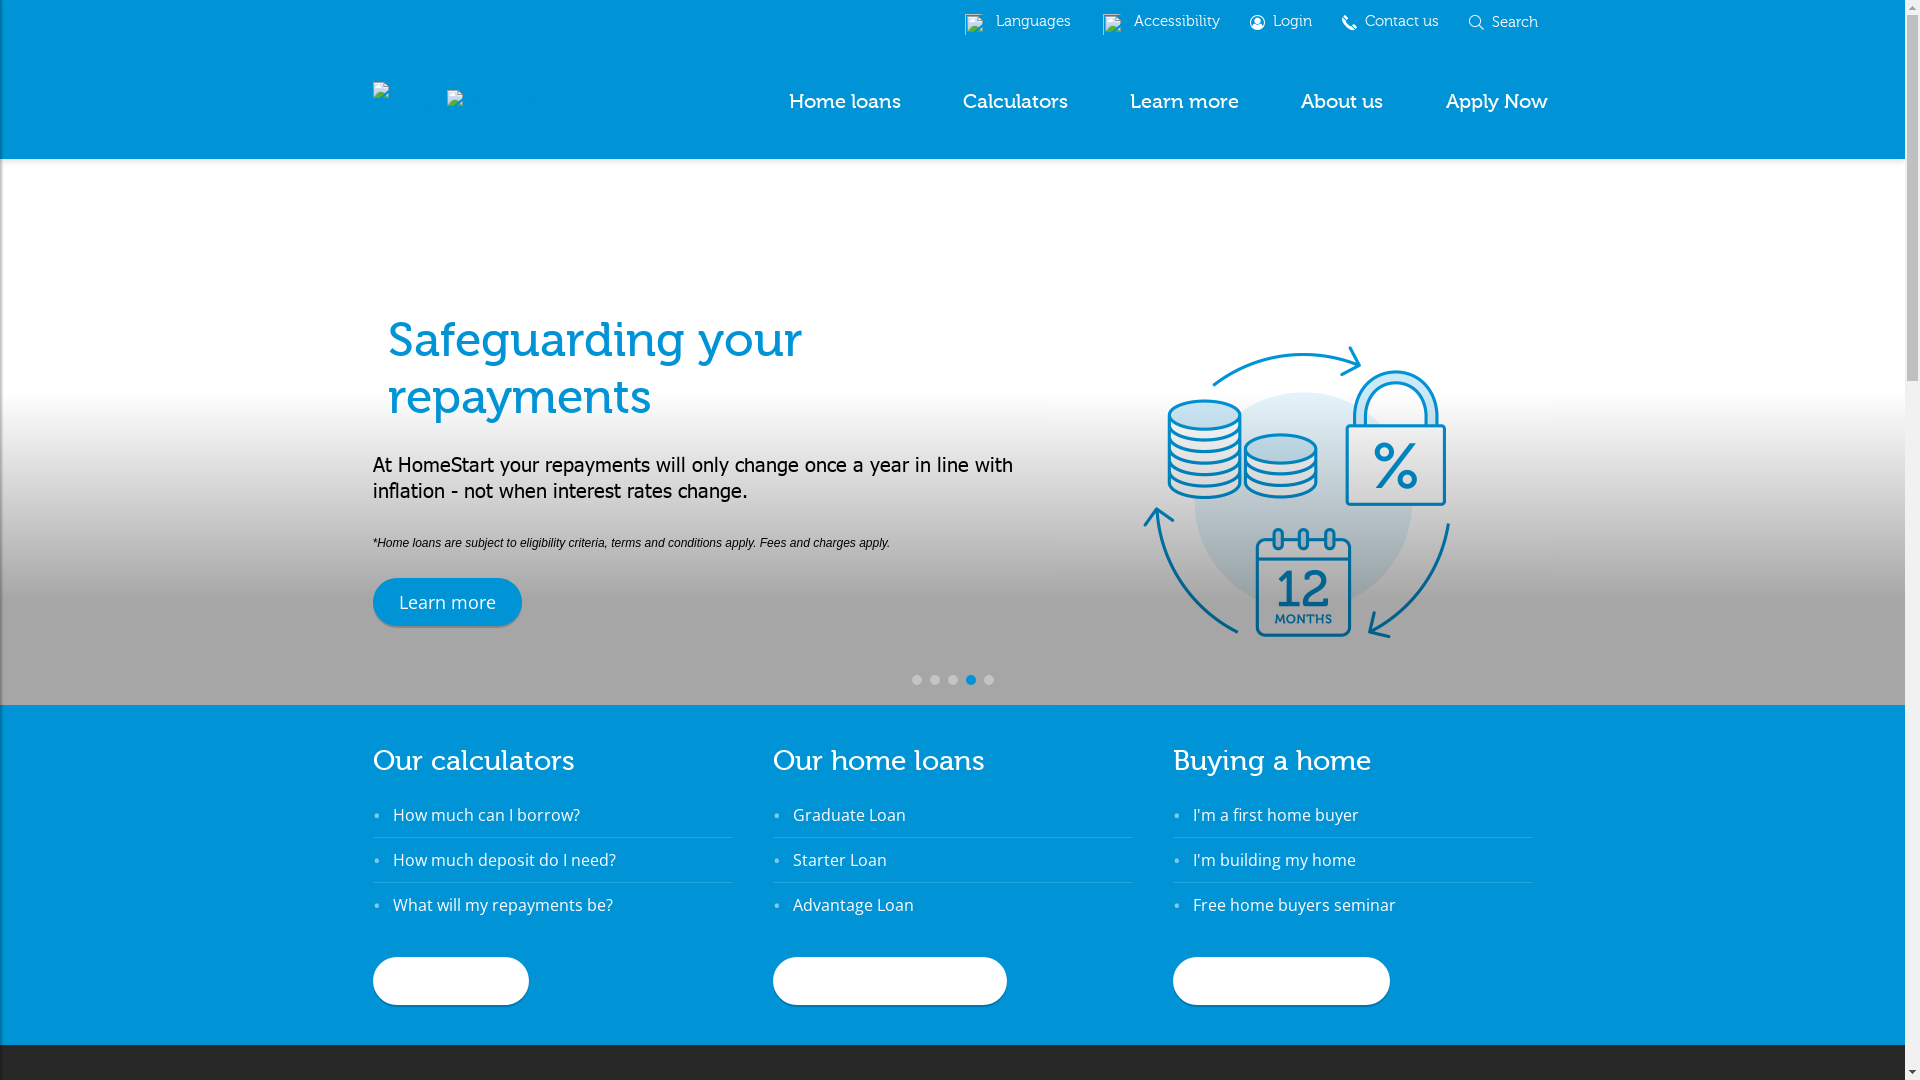  Describe the element at coordinates (988, 678) in the screenshot. I see `'5'` at that location.